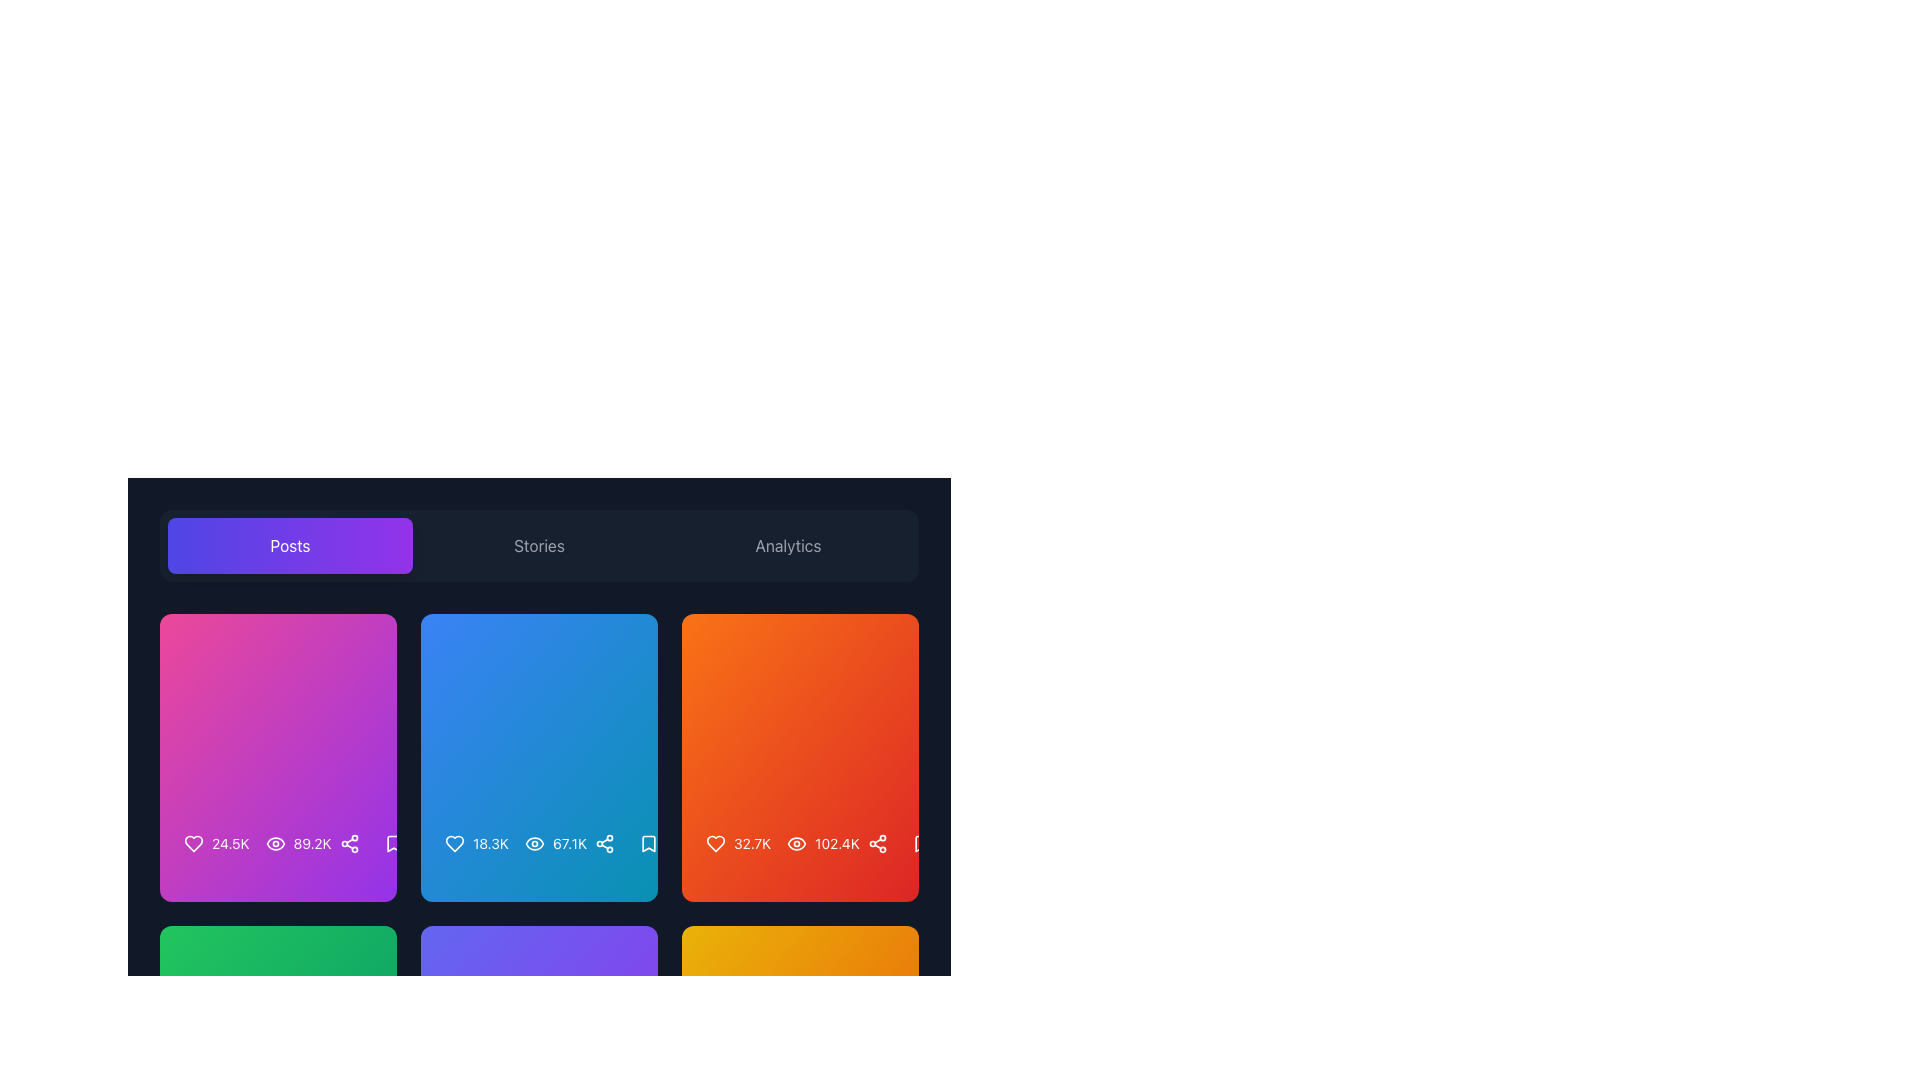  What do you see at coordinates (648, 844) in the screenshot?
I see `the SVG icon representing a bookmark located in the bottom-right corner of the third card element in the second row of the grid` at bounding box center [648, 844].